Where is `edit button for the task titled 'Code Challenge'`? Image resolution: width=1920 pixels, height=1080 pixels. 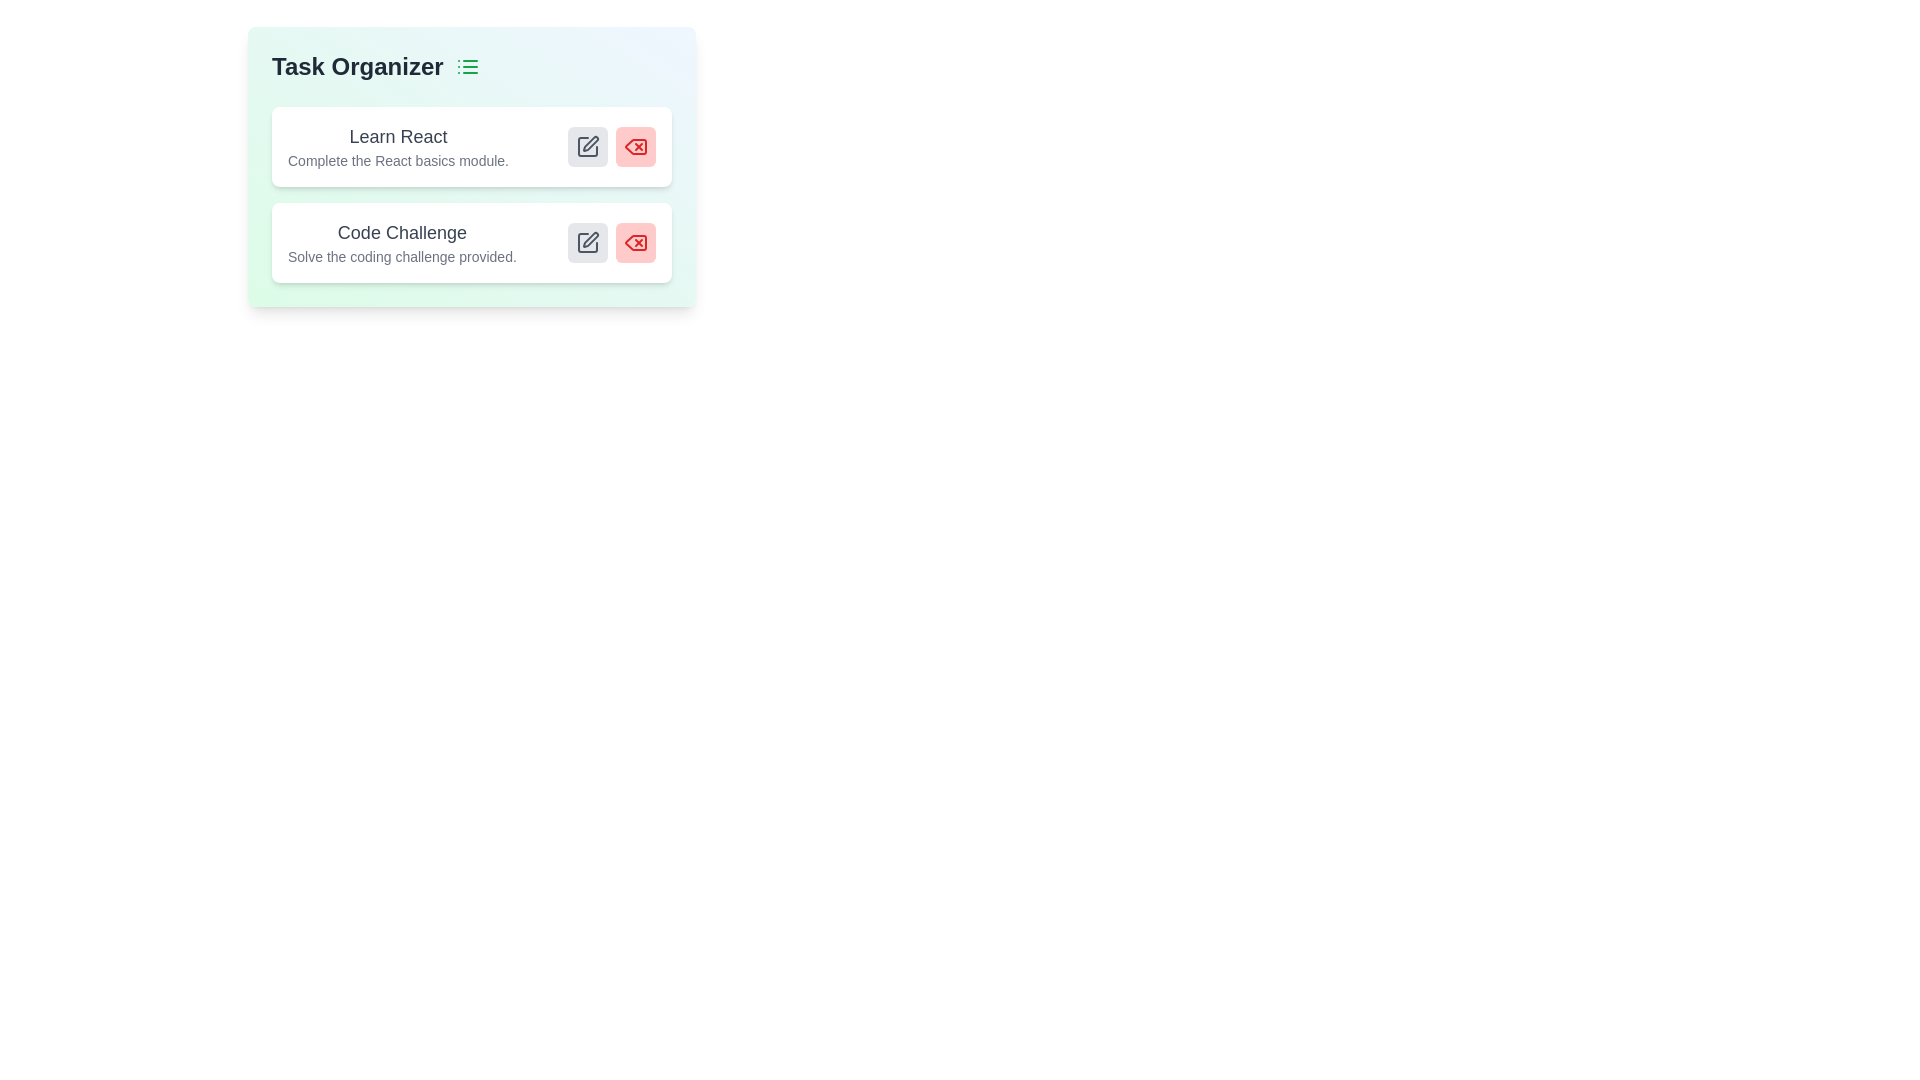
edit button for the task titled 'Code Challenge' is located at coordinates (587, 242).